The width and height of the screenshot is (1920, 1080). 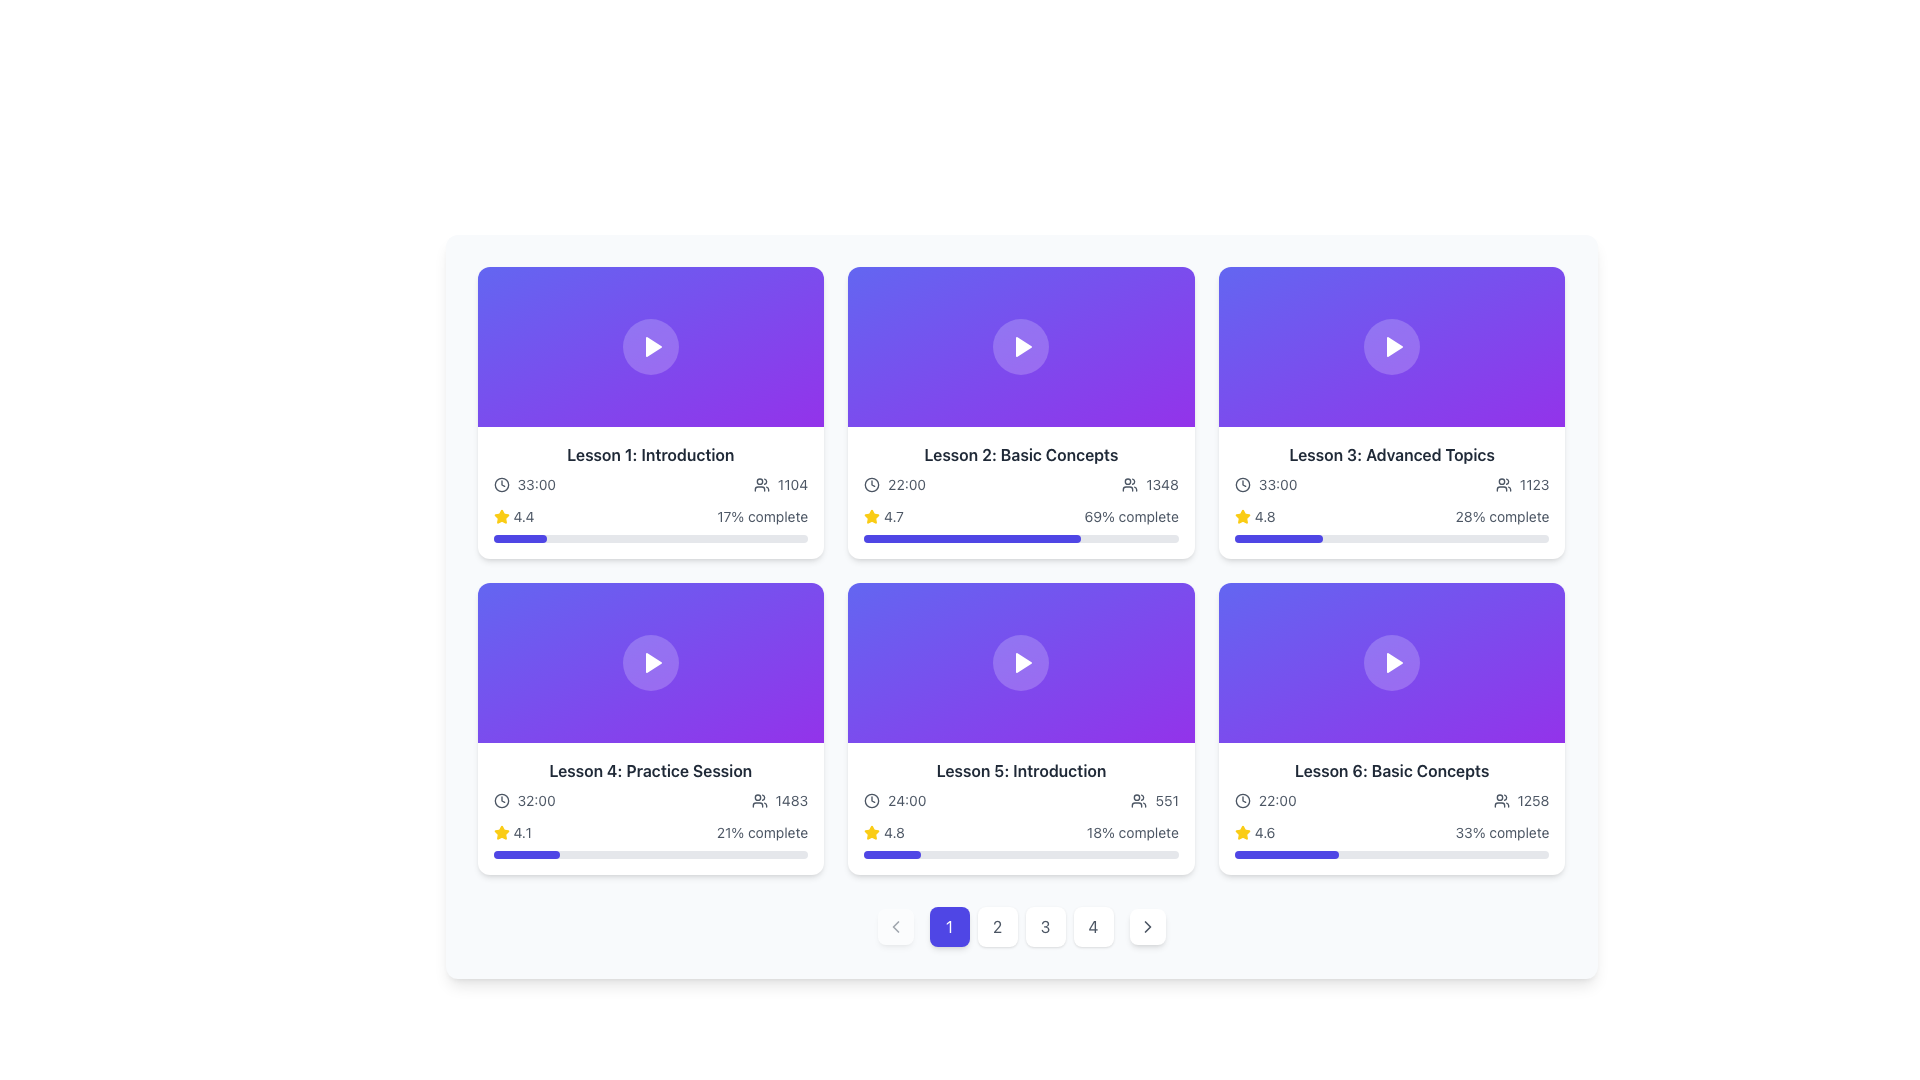 I want to click on the yellow star-shaped icon located next to the numerical rating '4.7' for 'Lesson 2: Basic Concepts', so click(x=872, y=515).